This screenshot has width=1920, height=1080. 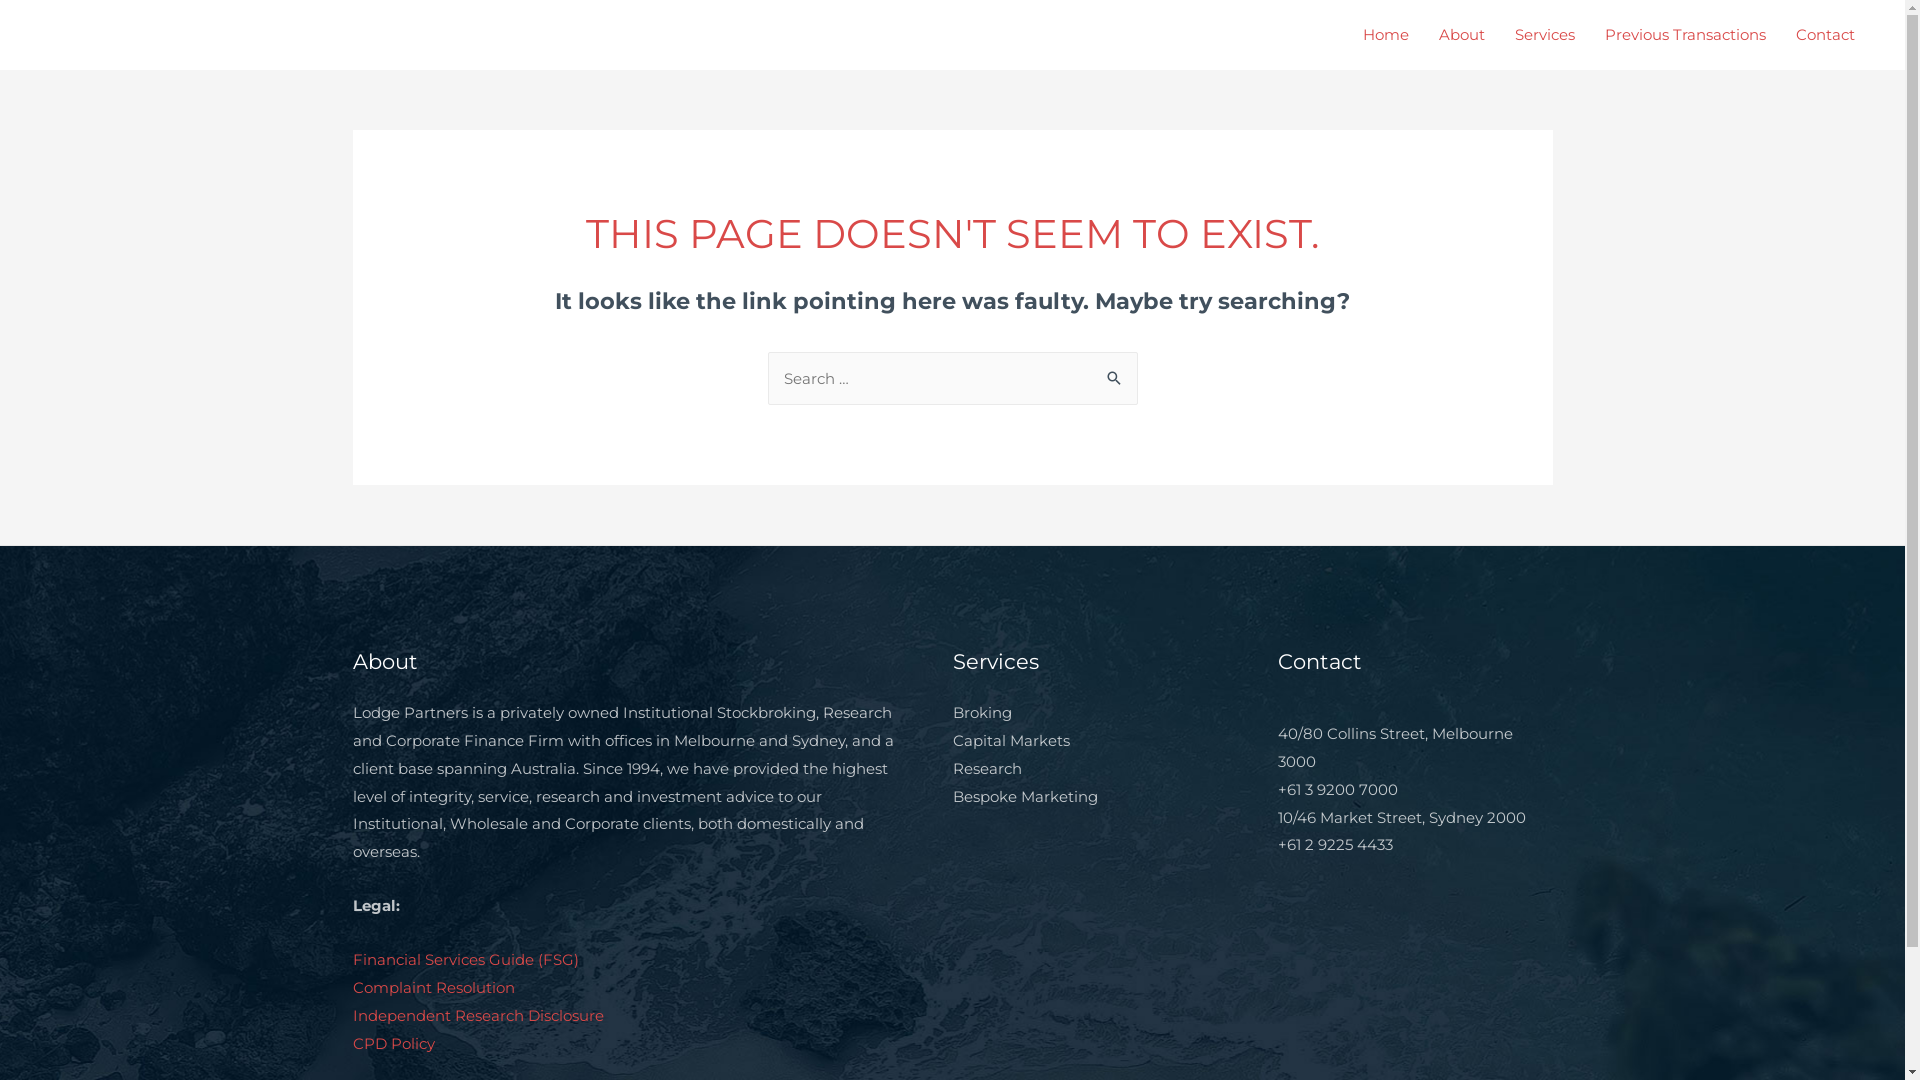 I want to click on 'Previous Transactions', so click(x=1684, y=34).